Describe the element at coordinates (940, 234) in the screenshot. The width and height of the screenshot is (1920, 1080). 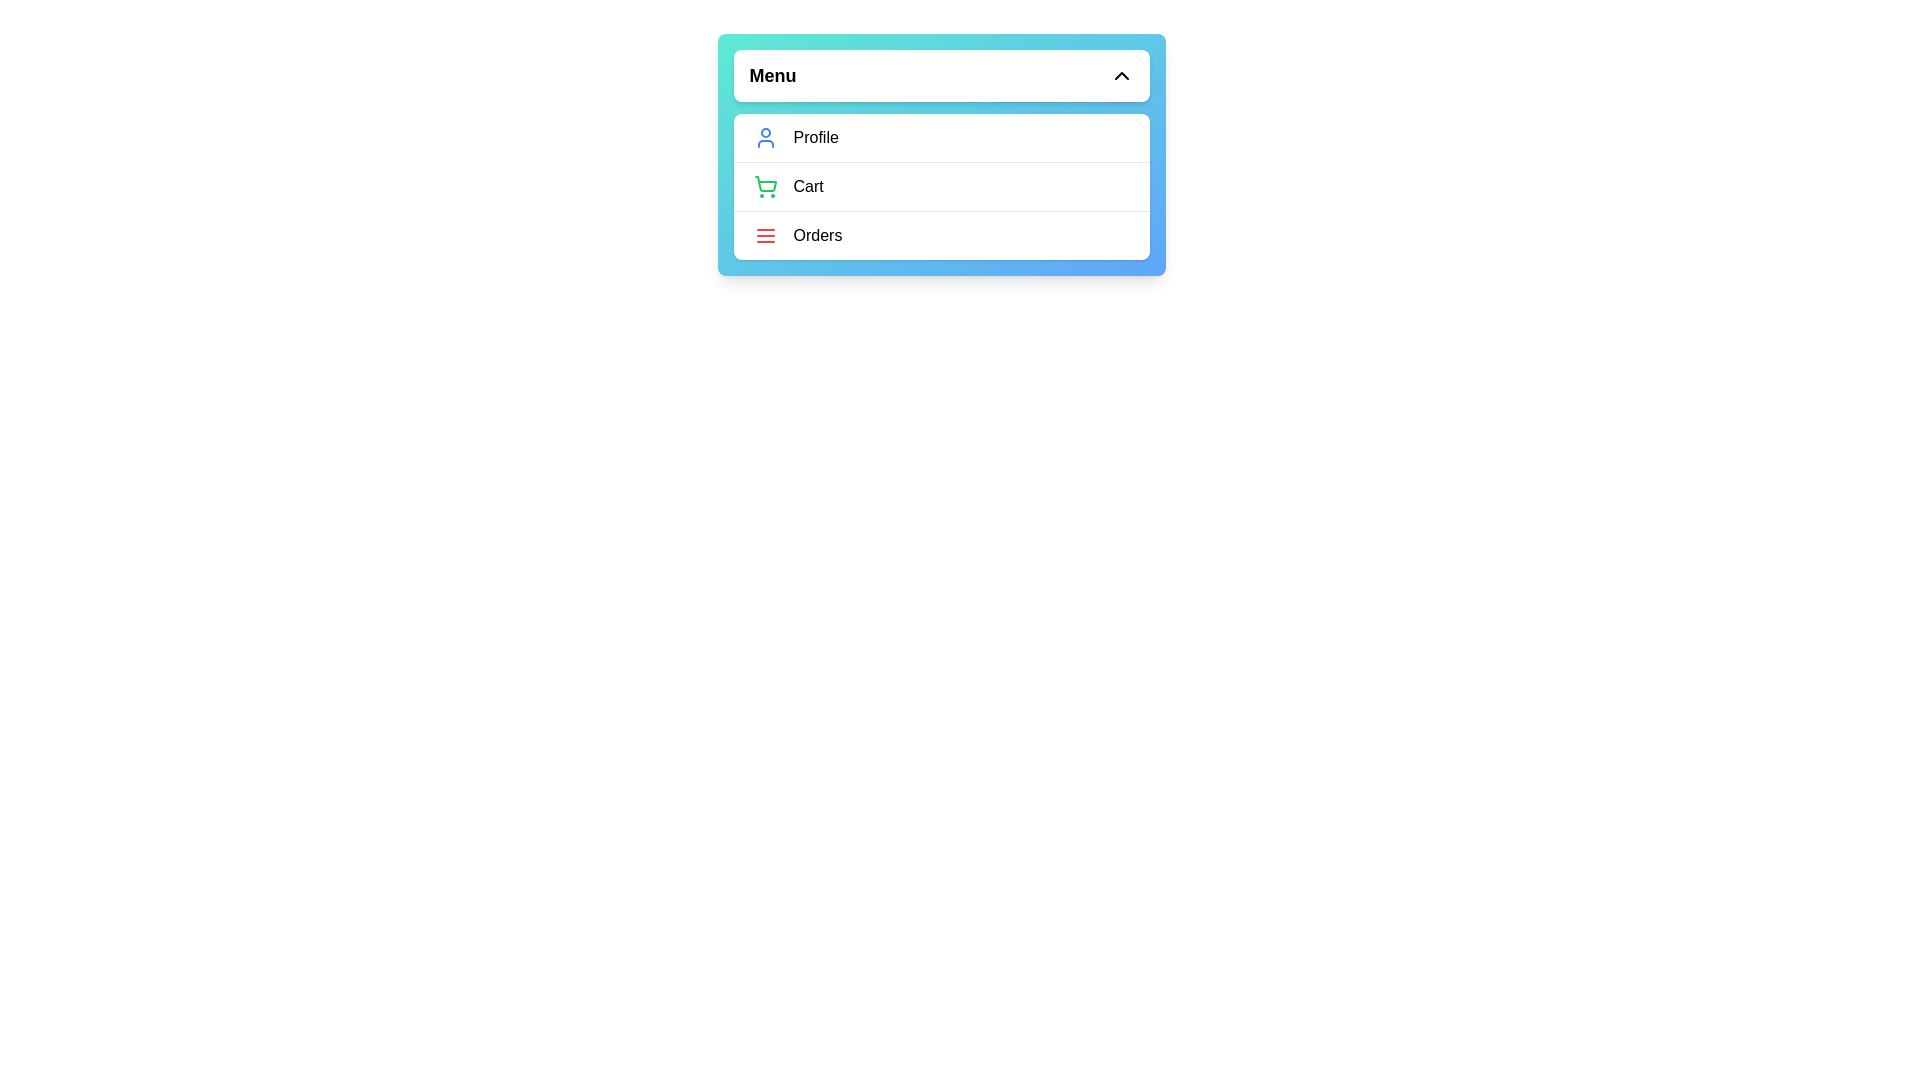
I see `the menu item Orders from the options: Profile, Cart, Orders` at that location.